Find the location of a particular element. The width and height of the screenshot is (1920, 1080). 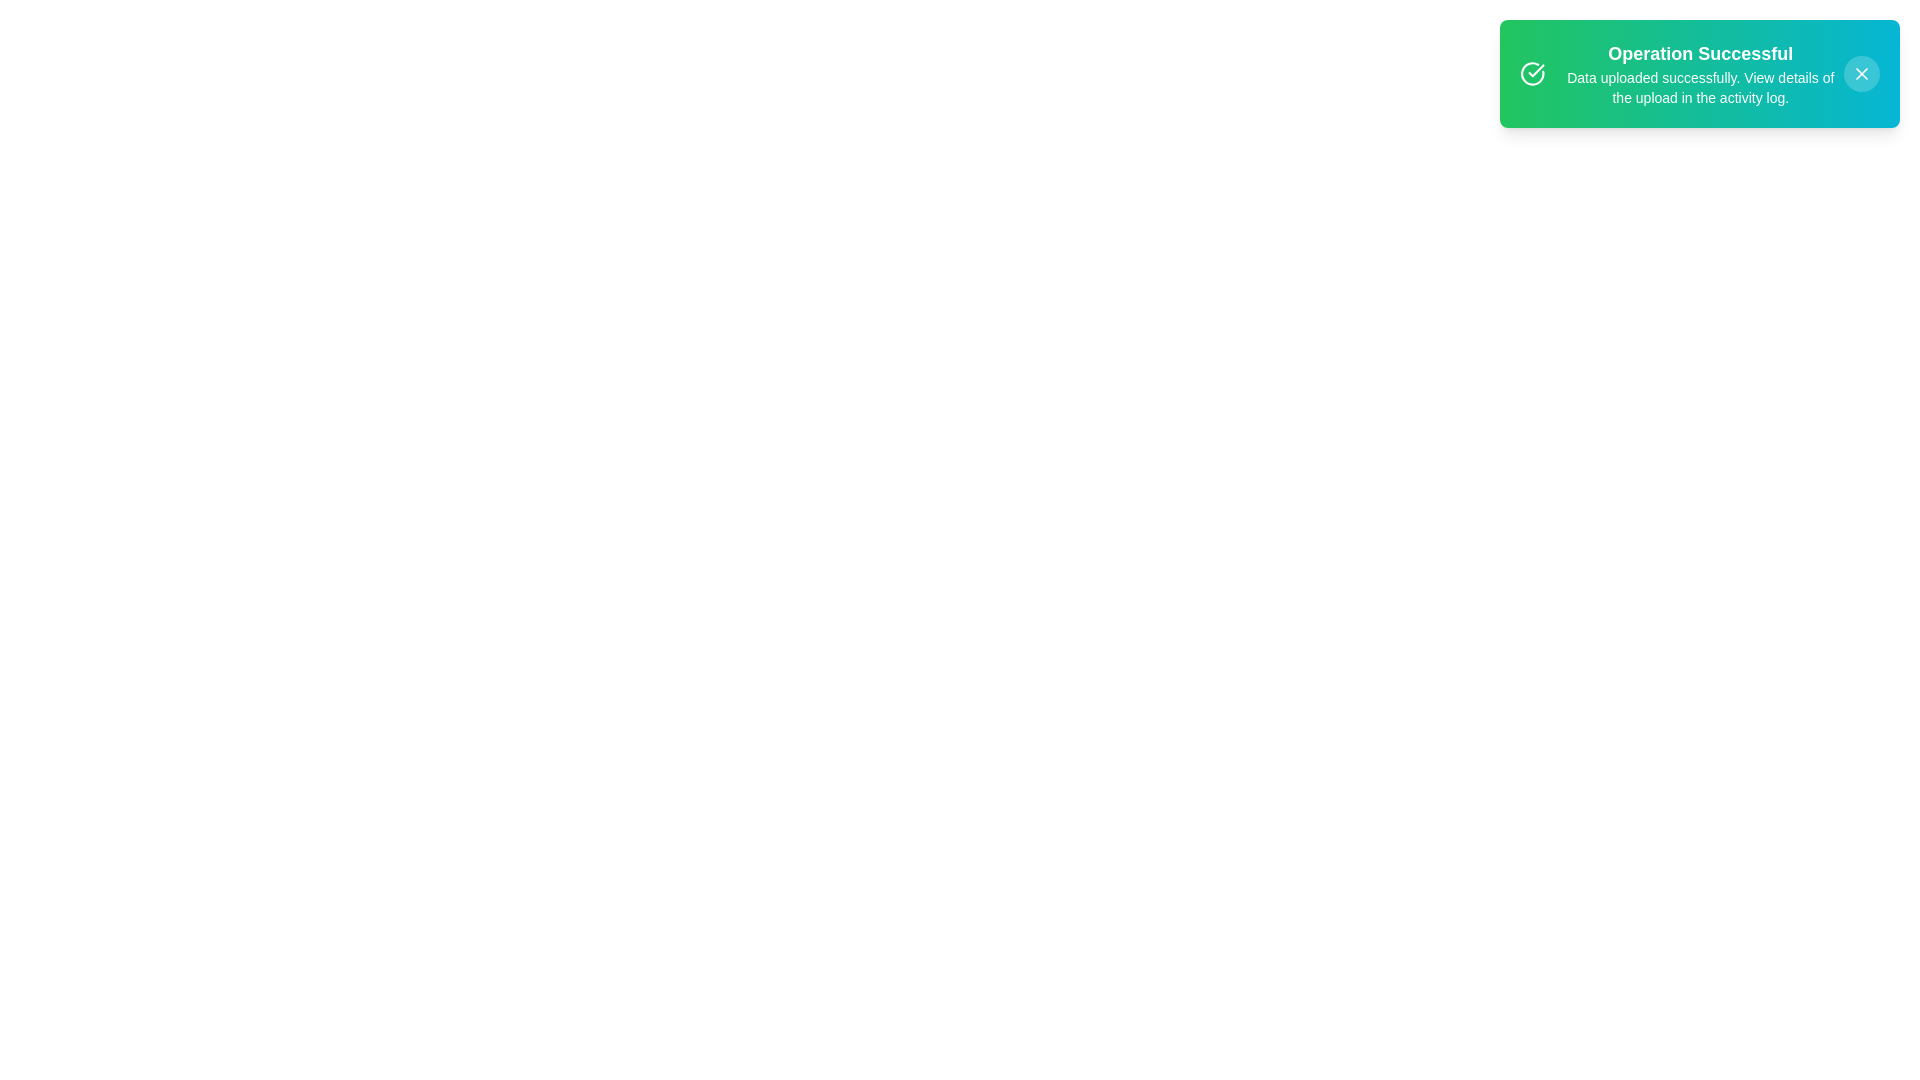

the circular icon with a checkmark in the center, which has a green background and white stroke, located within the notification box next to the text 'Operation Successful' is located at coordinates (1531, 72).